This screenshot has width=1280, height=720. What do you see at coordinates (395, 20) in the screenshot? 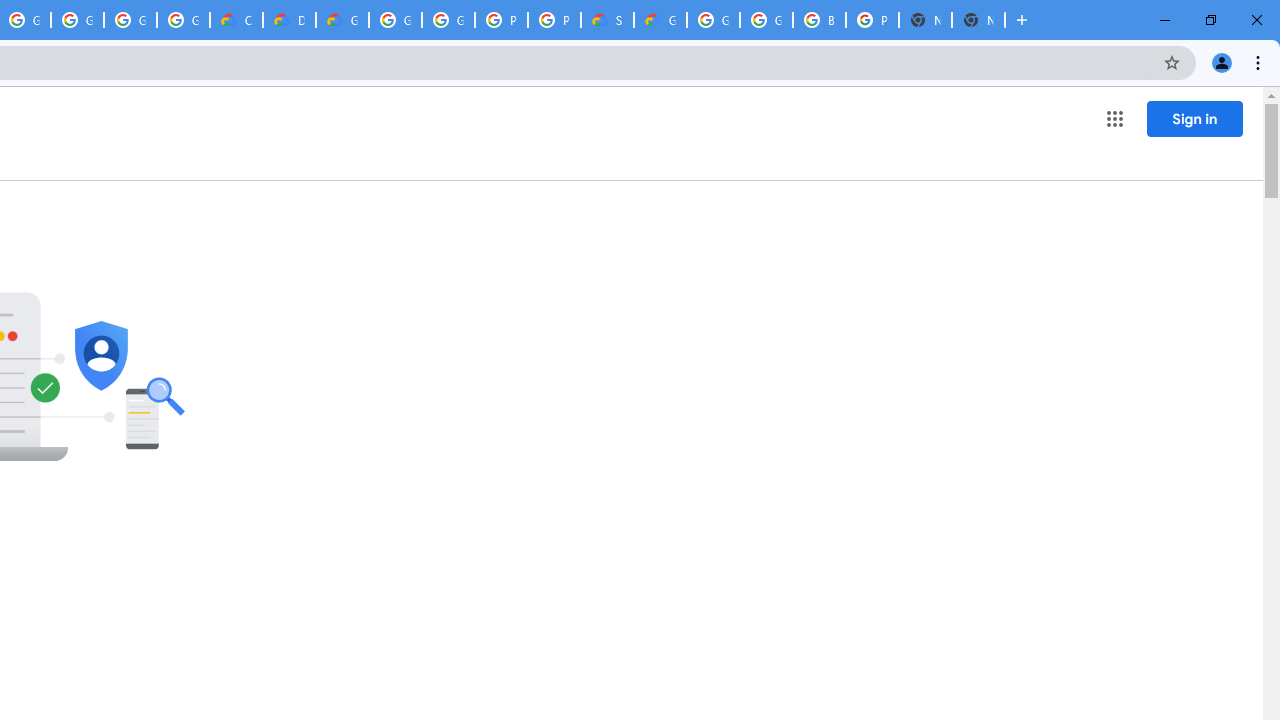
I see `'Google Cloud Platform'` at bounding box center [395, 20].